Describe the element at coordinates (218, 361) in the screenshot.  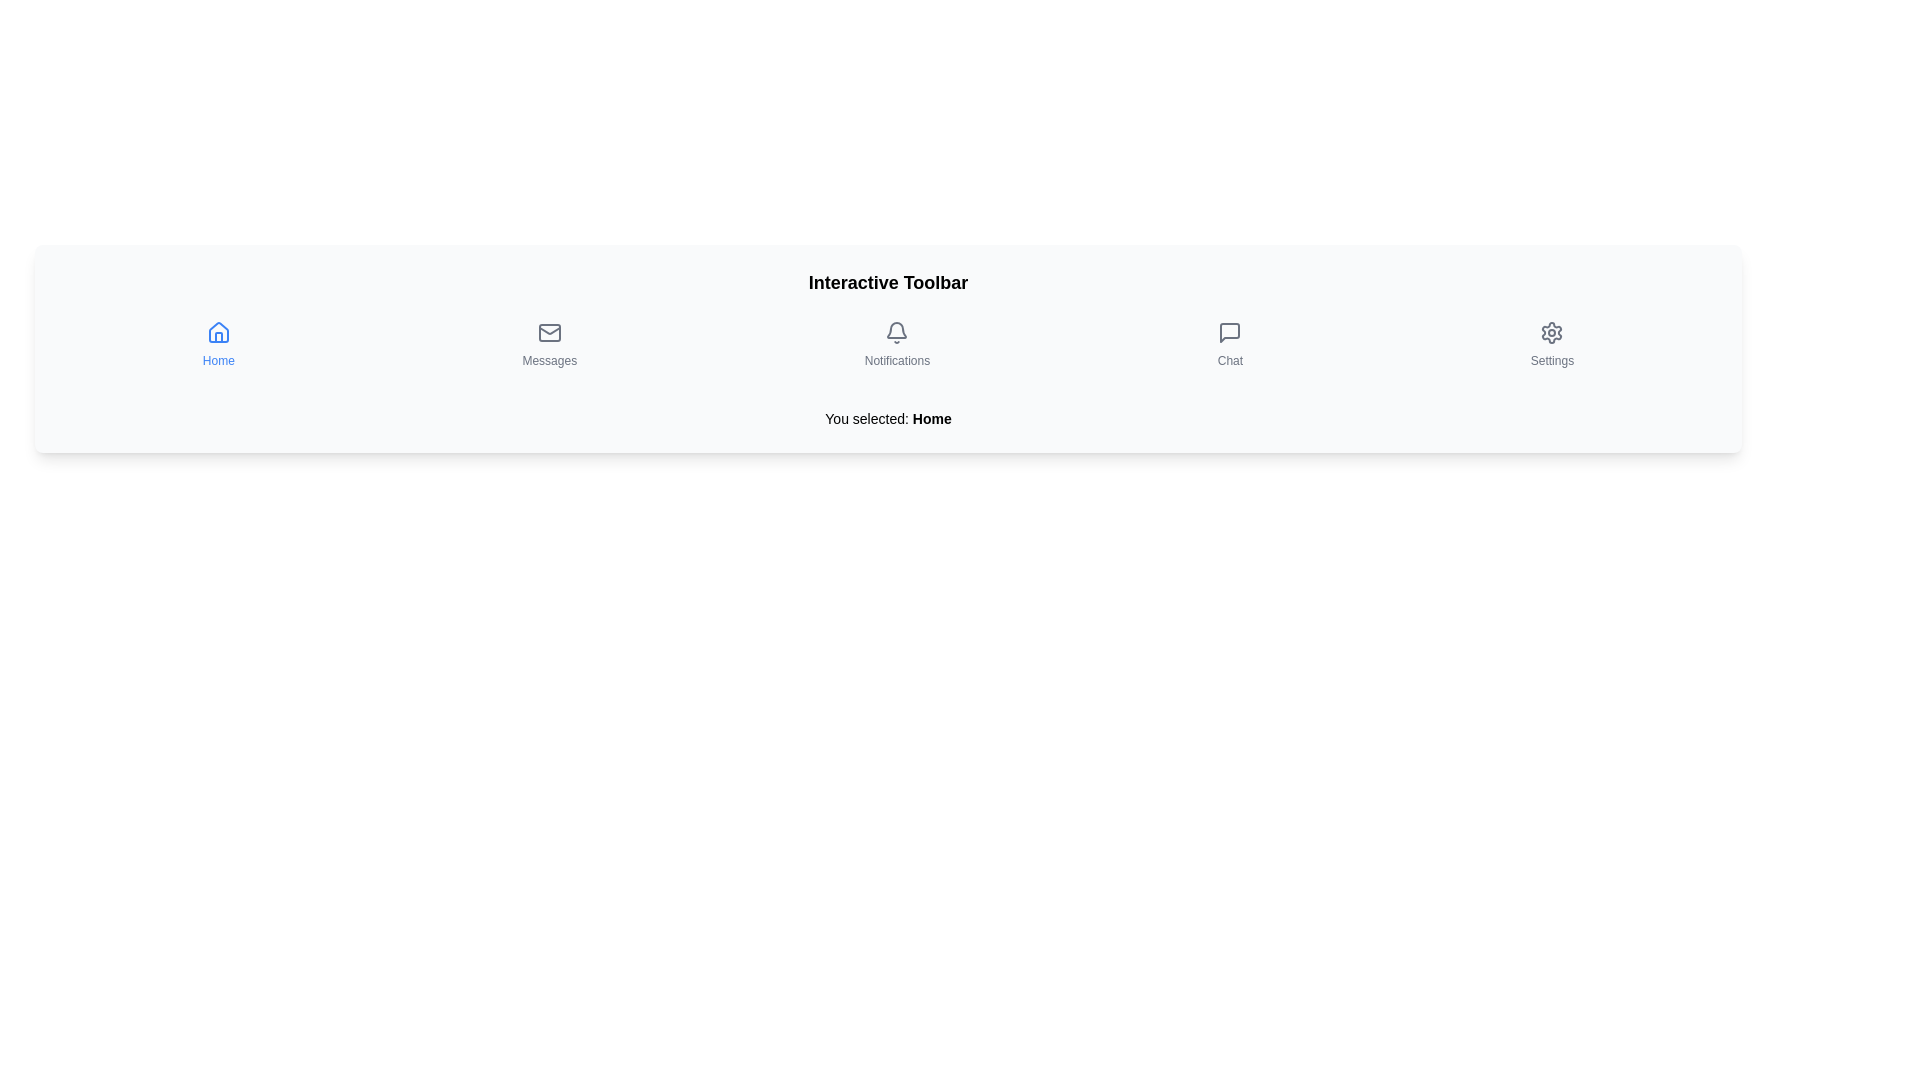
I see `the 'Home' text label located below the house icon in the toolbar, which is the first text element from the left` at that location.